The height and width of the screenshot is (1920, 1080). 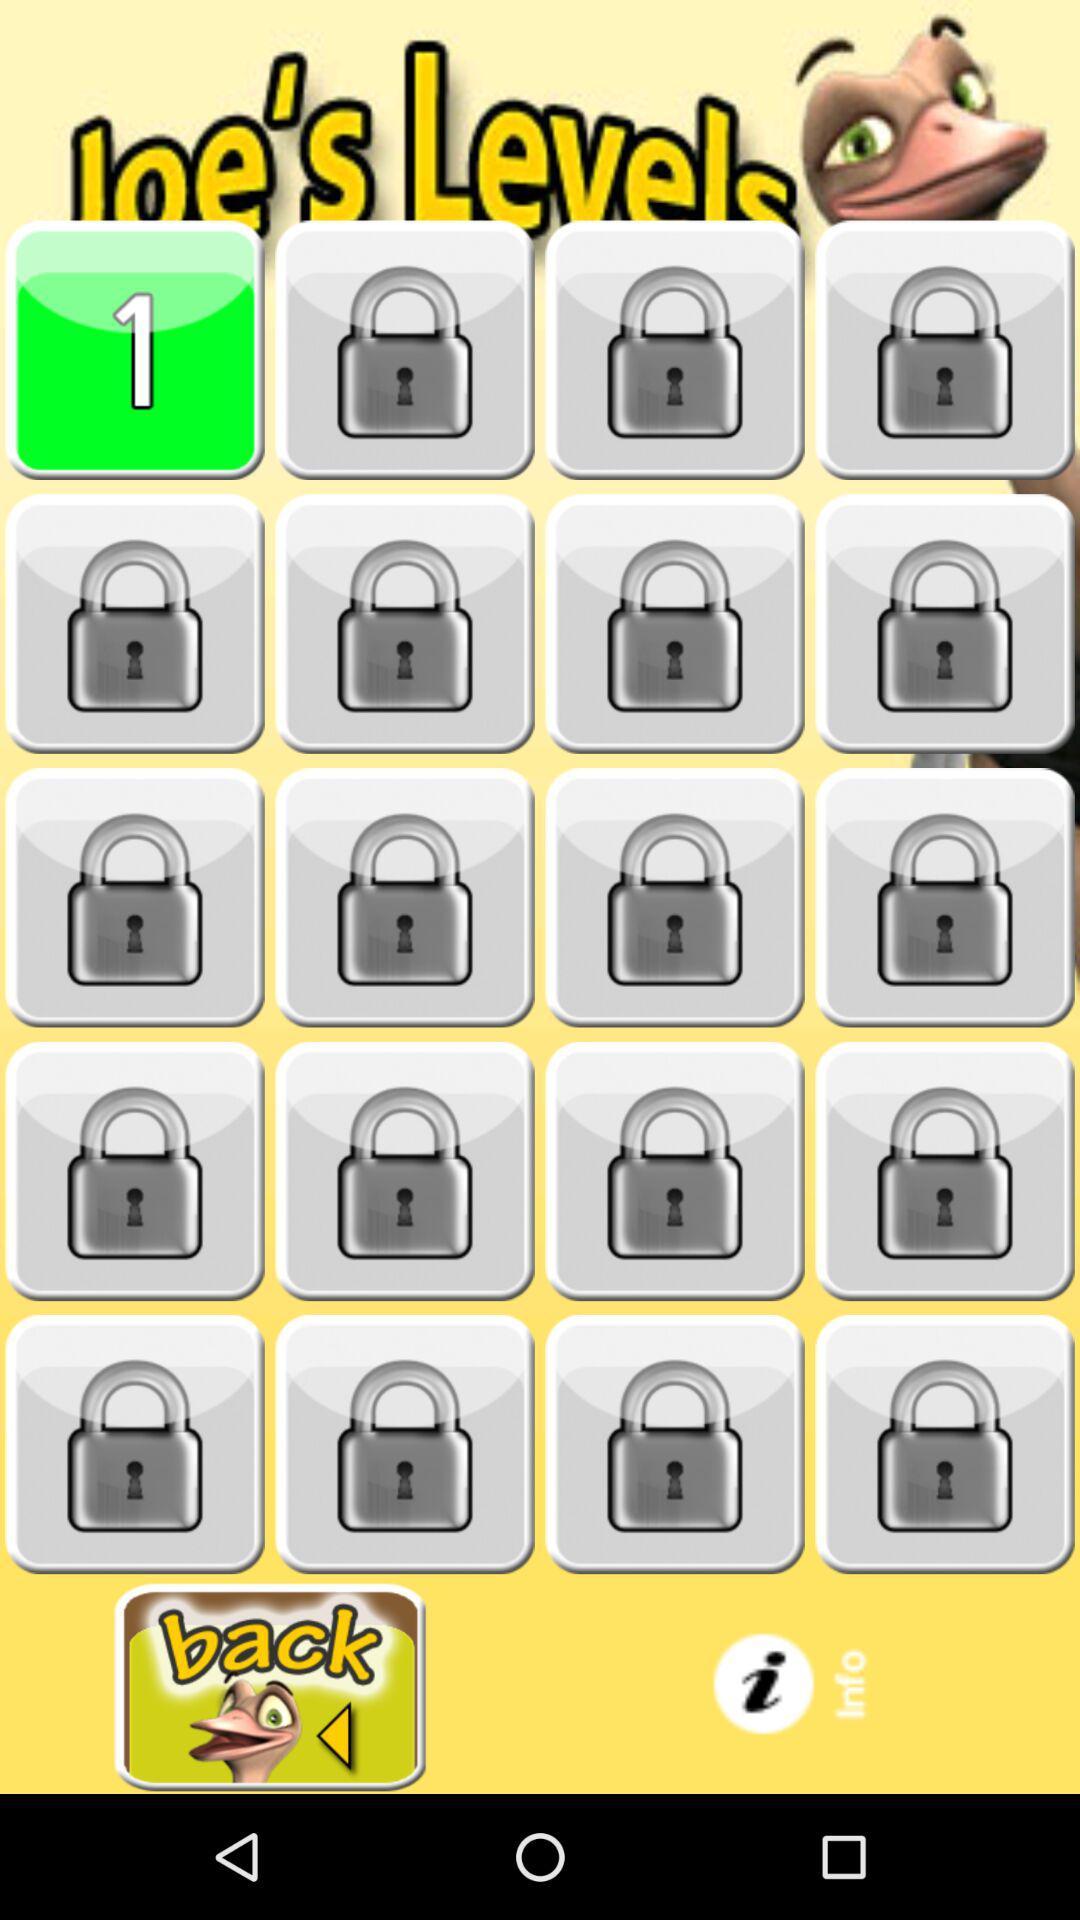 I want to click on option, so click(x=945, y=897).